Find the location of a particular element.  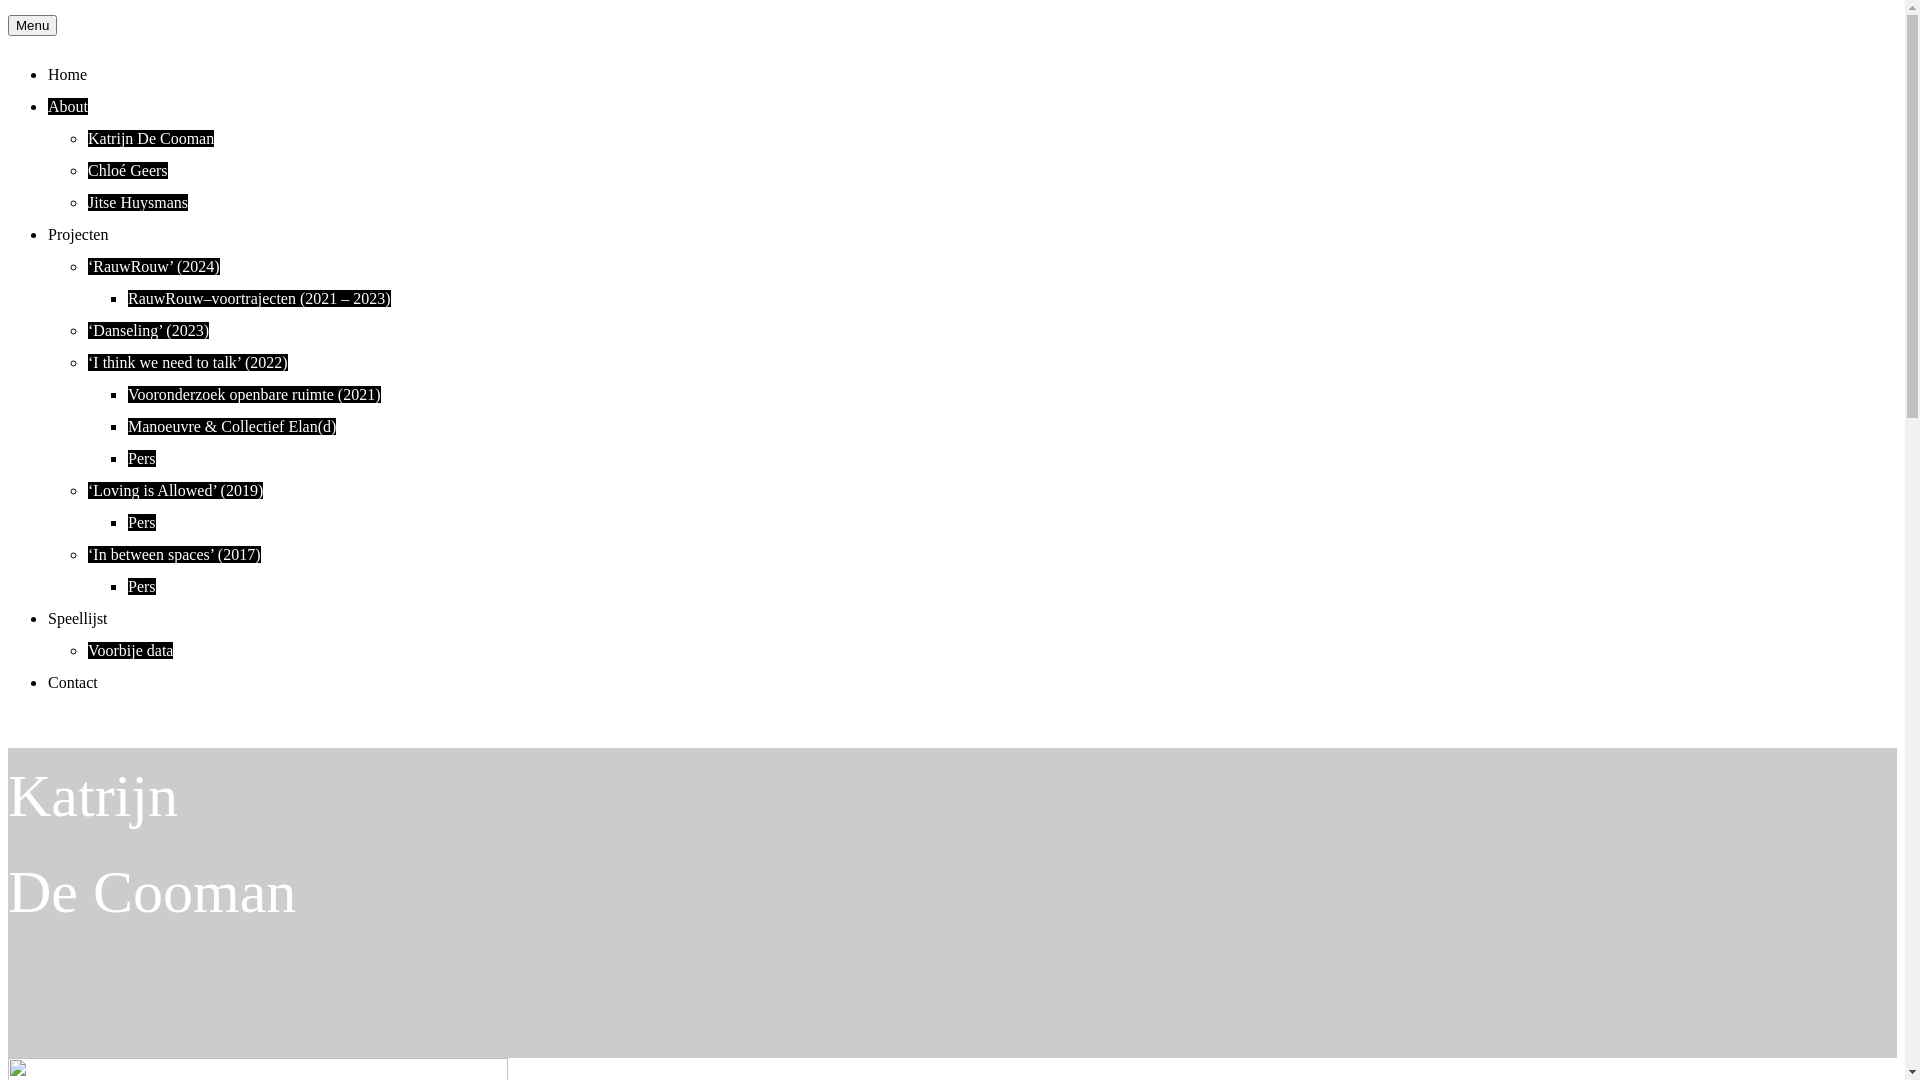

'Vooronderzoek openbare ruimte (2021)' is located at coordinates (127, 394).